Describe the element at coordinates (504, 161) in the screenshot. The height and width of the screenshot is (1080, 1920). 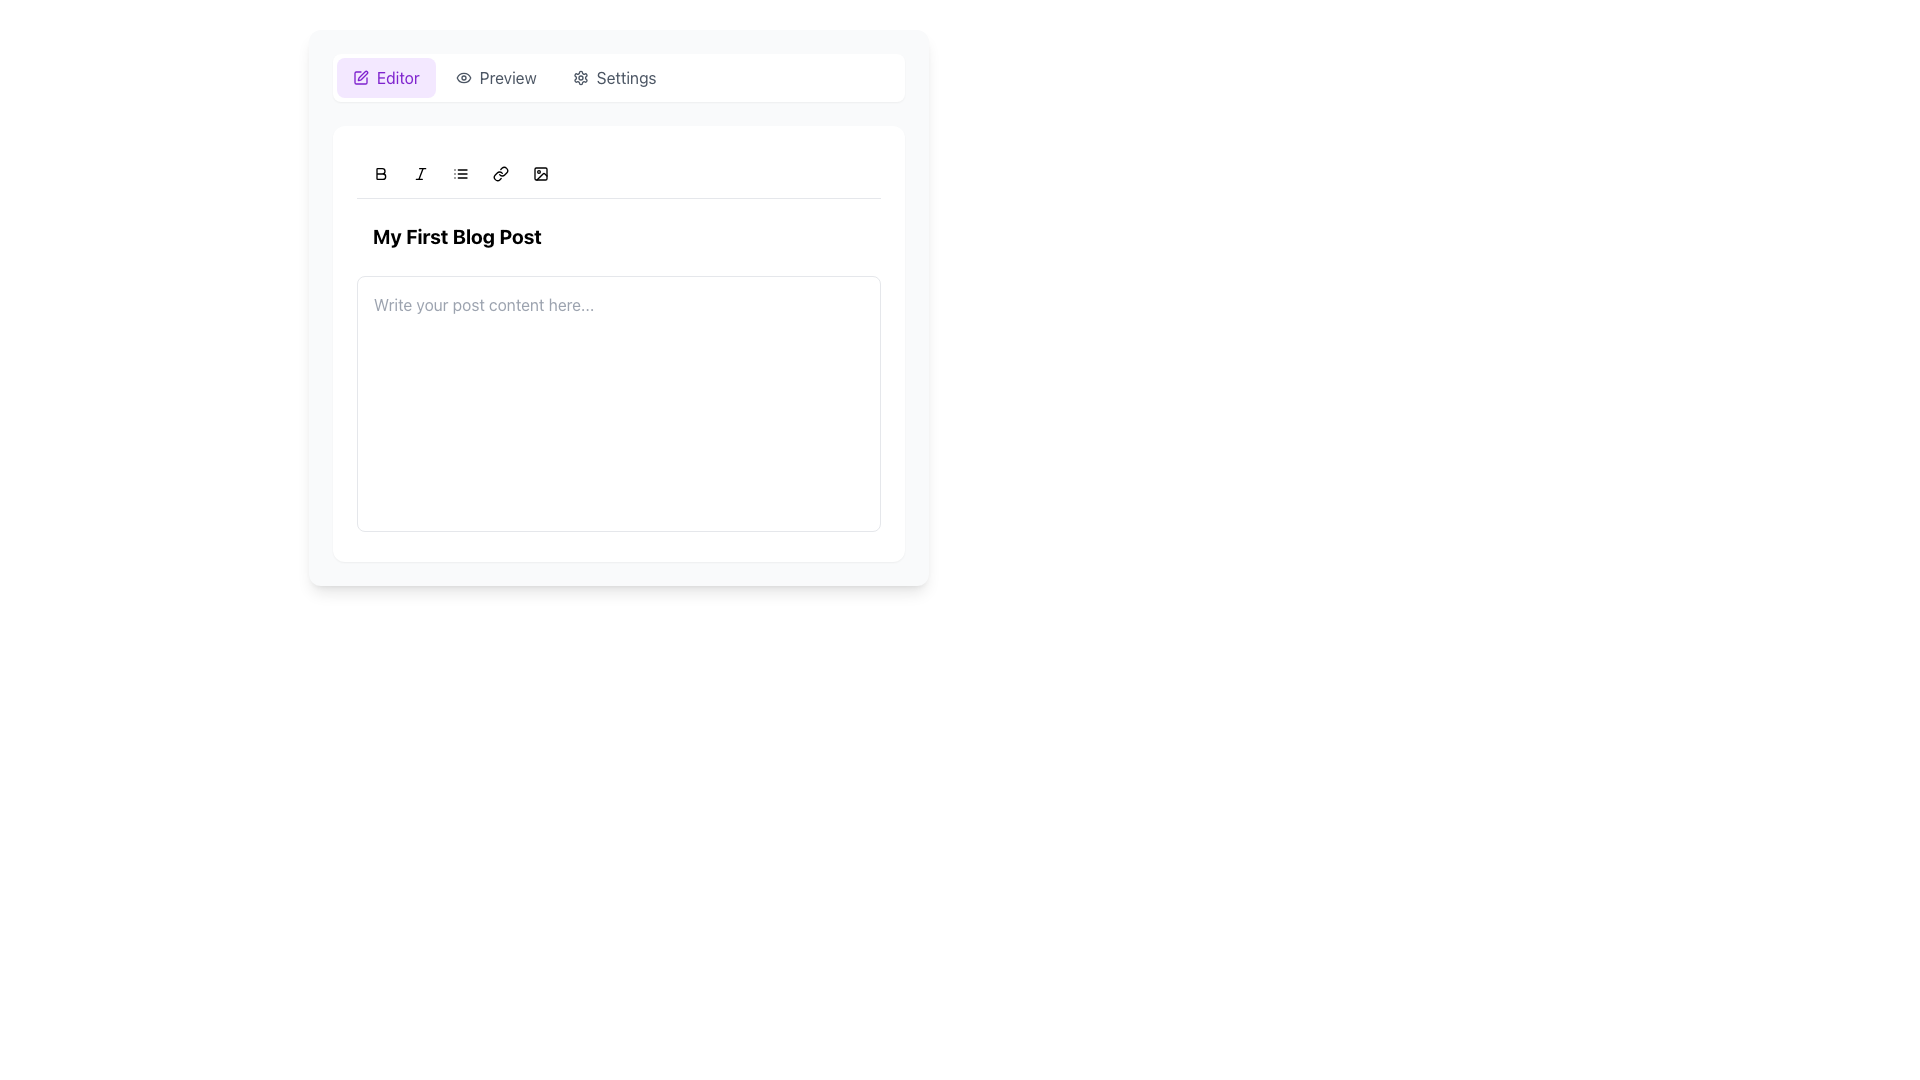
I see `the tooltip that provides descriptive information for the link icon in the content editor's toolbar` at that location.